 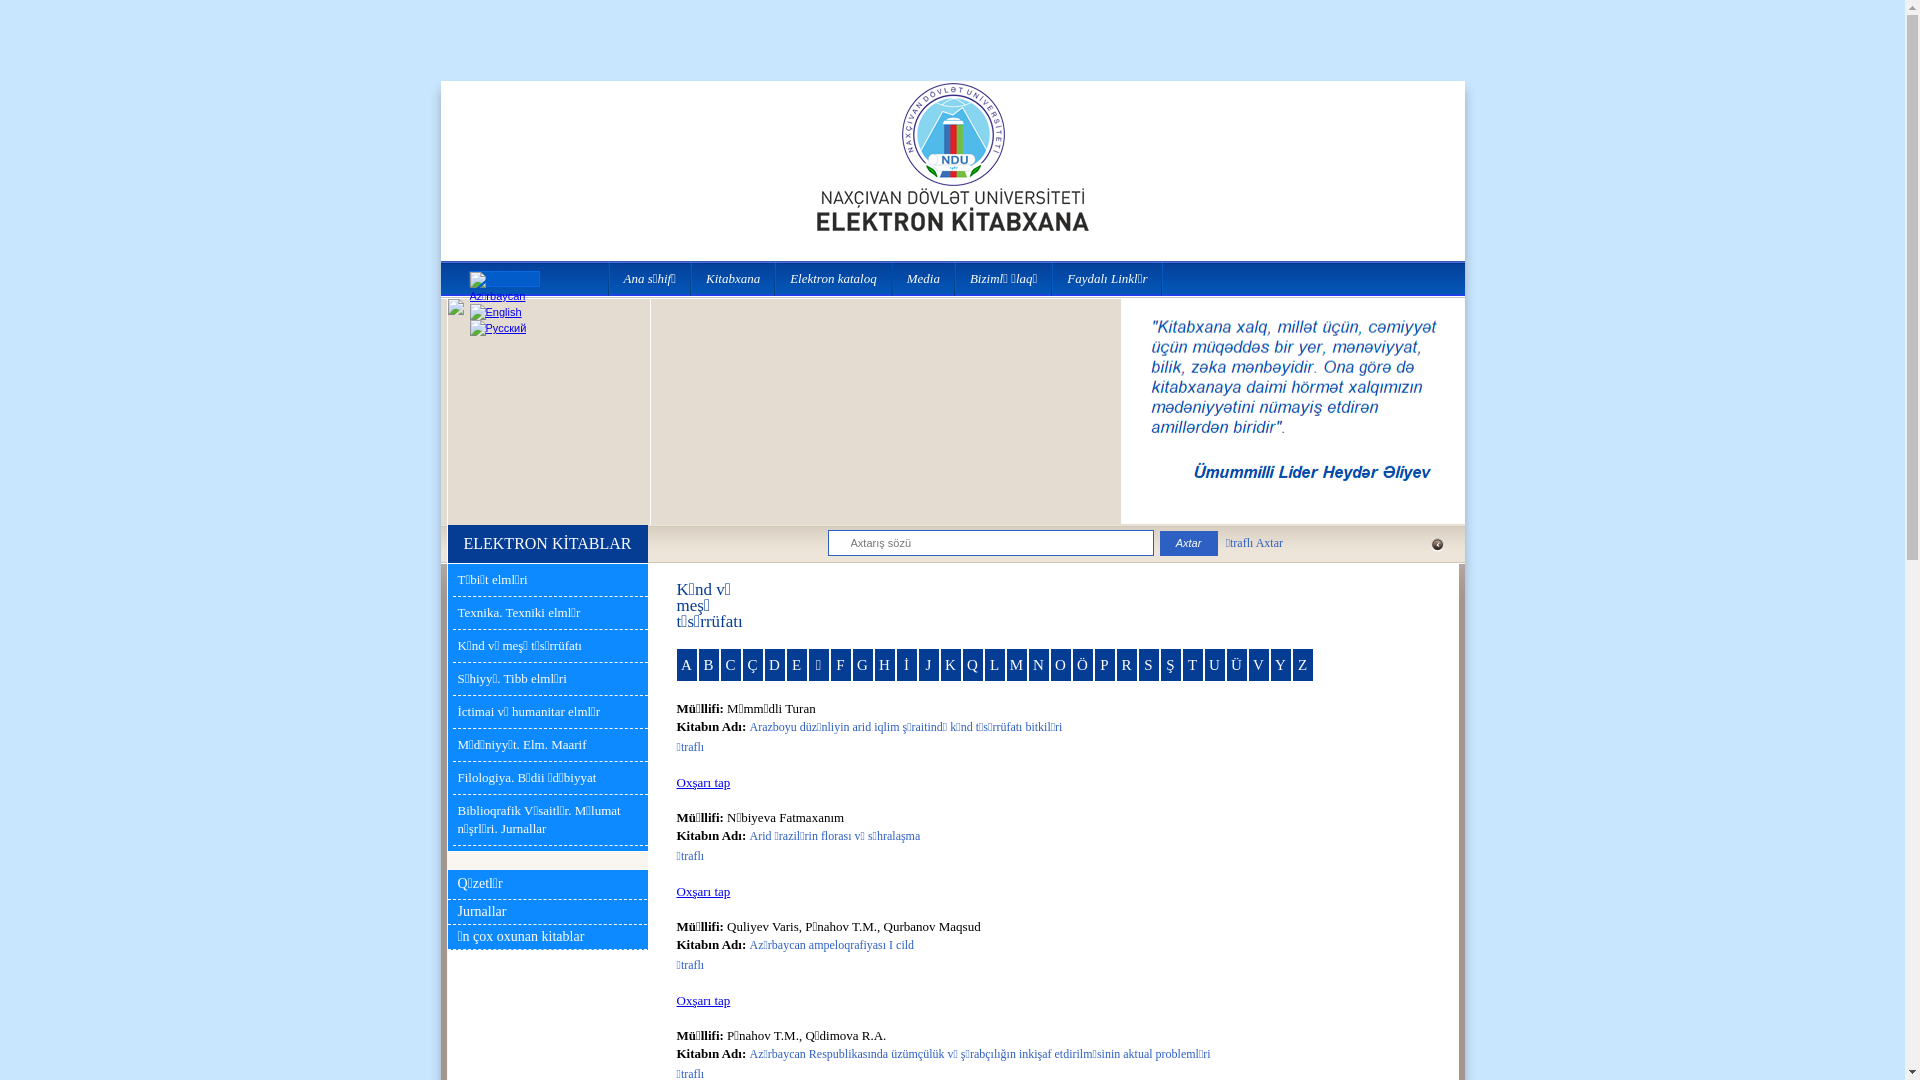 I want to click on 'Kitabxana', so click(x=733, y=278).